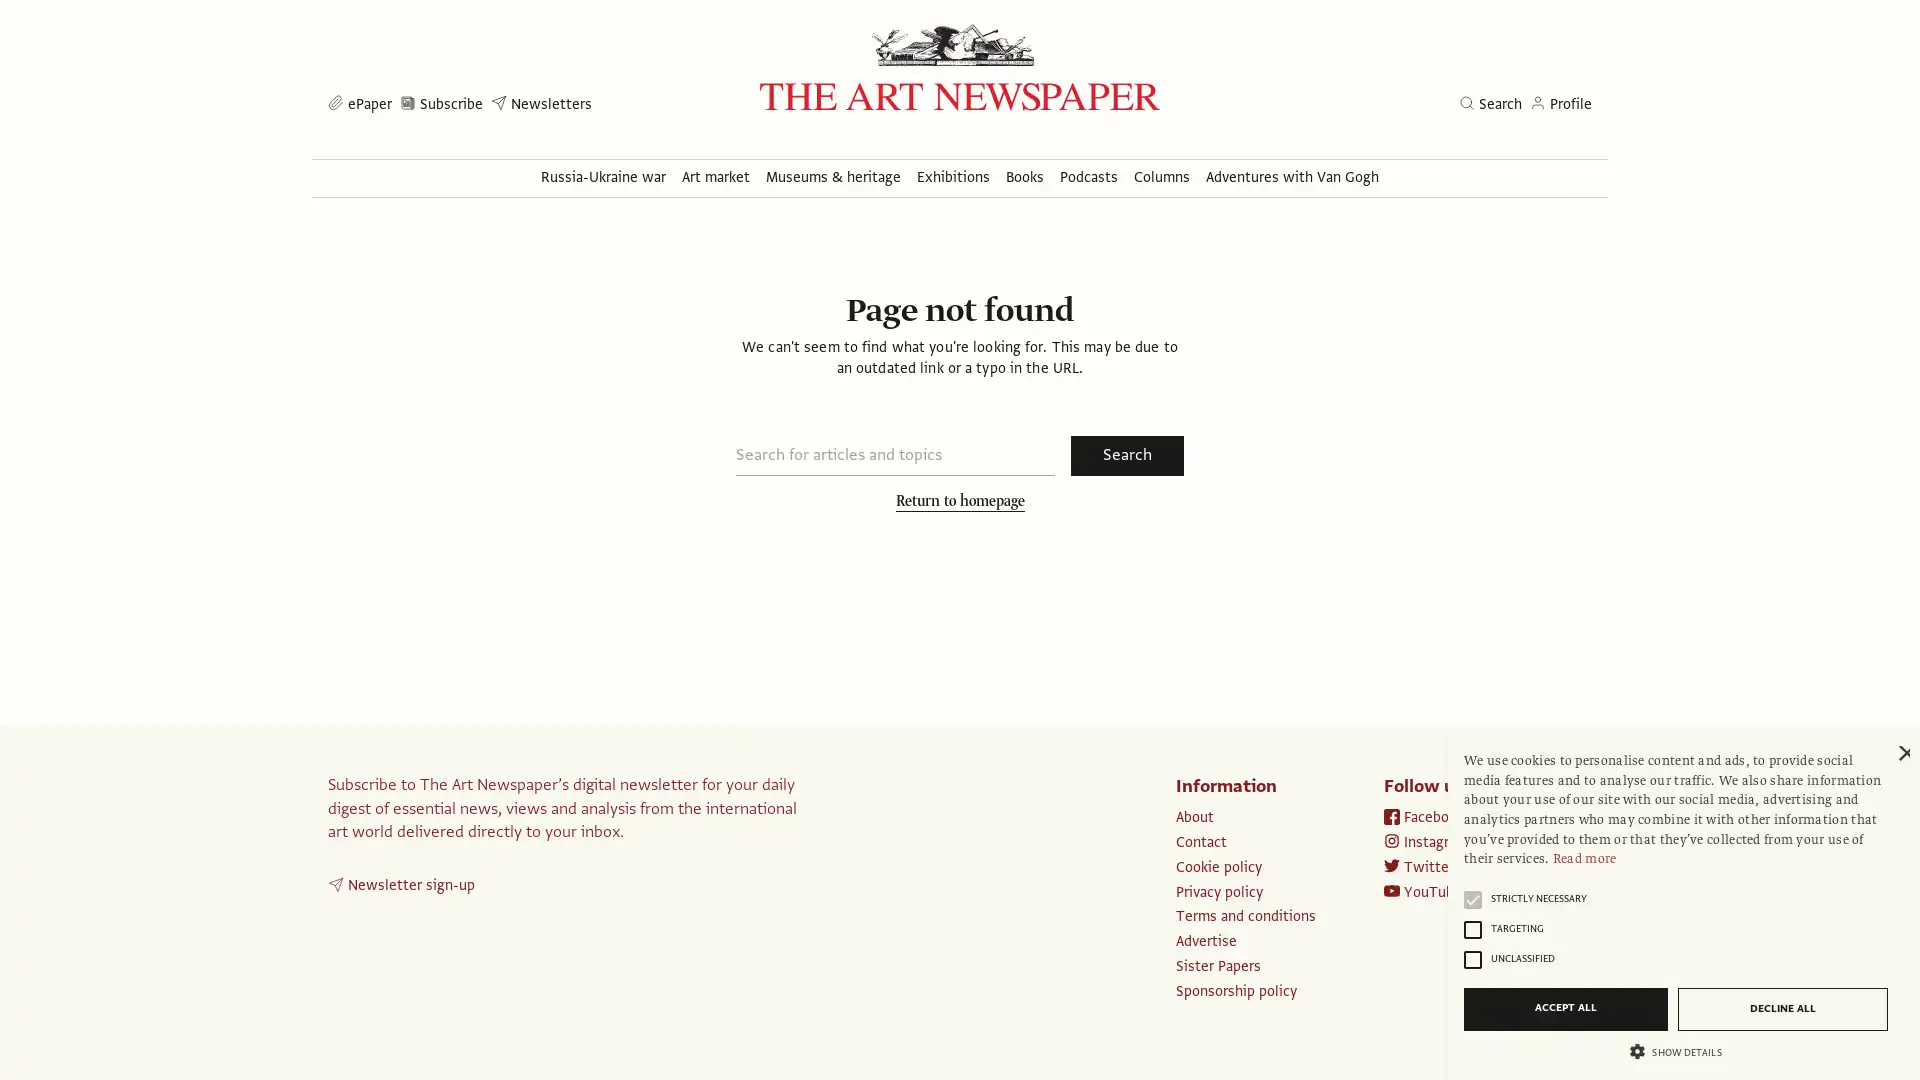  What do you see at coordinates (1675, 1049) in the screenshot?
I see `SHOW DETAILS` at bounding box center [1675, 1049].